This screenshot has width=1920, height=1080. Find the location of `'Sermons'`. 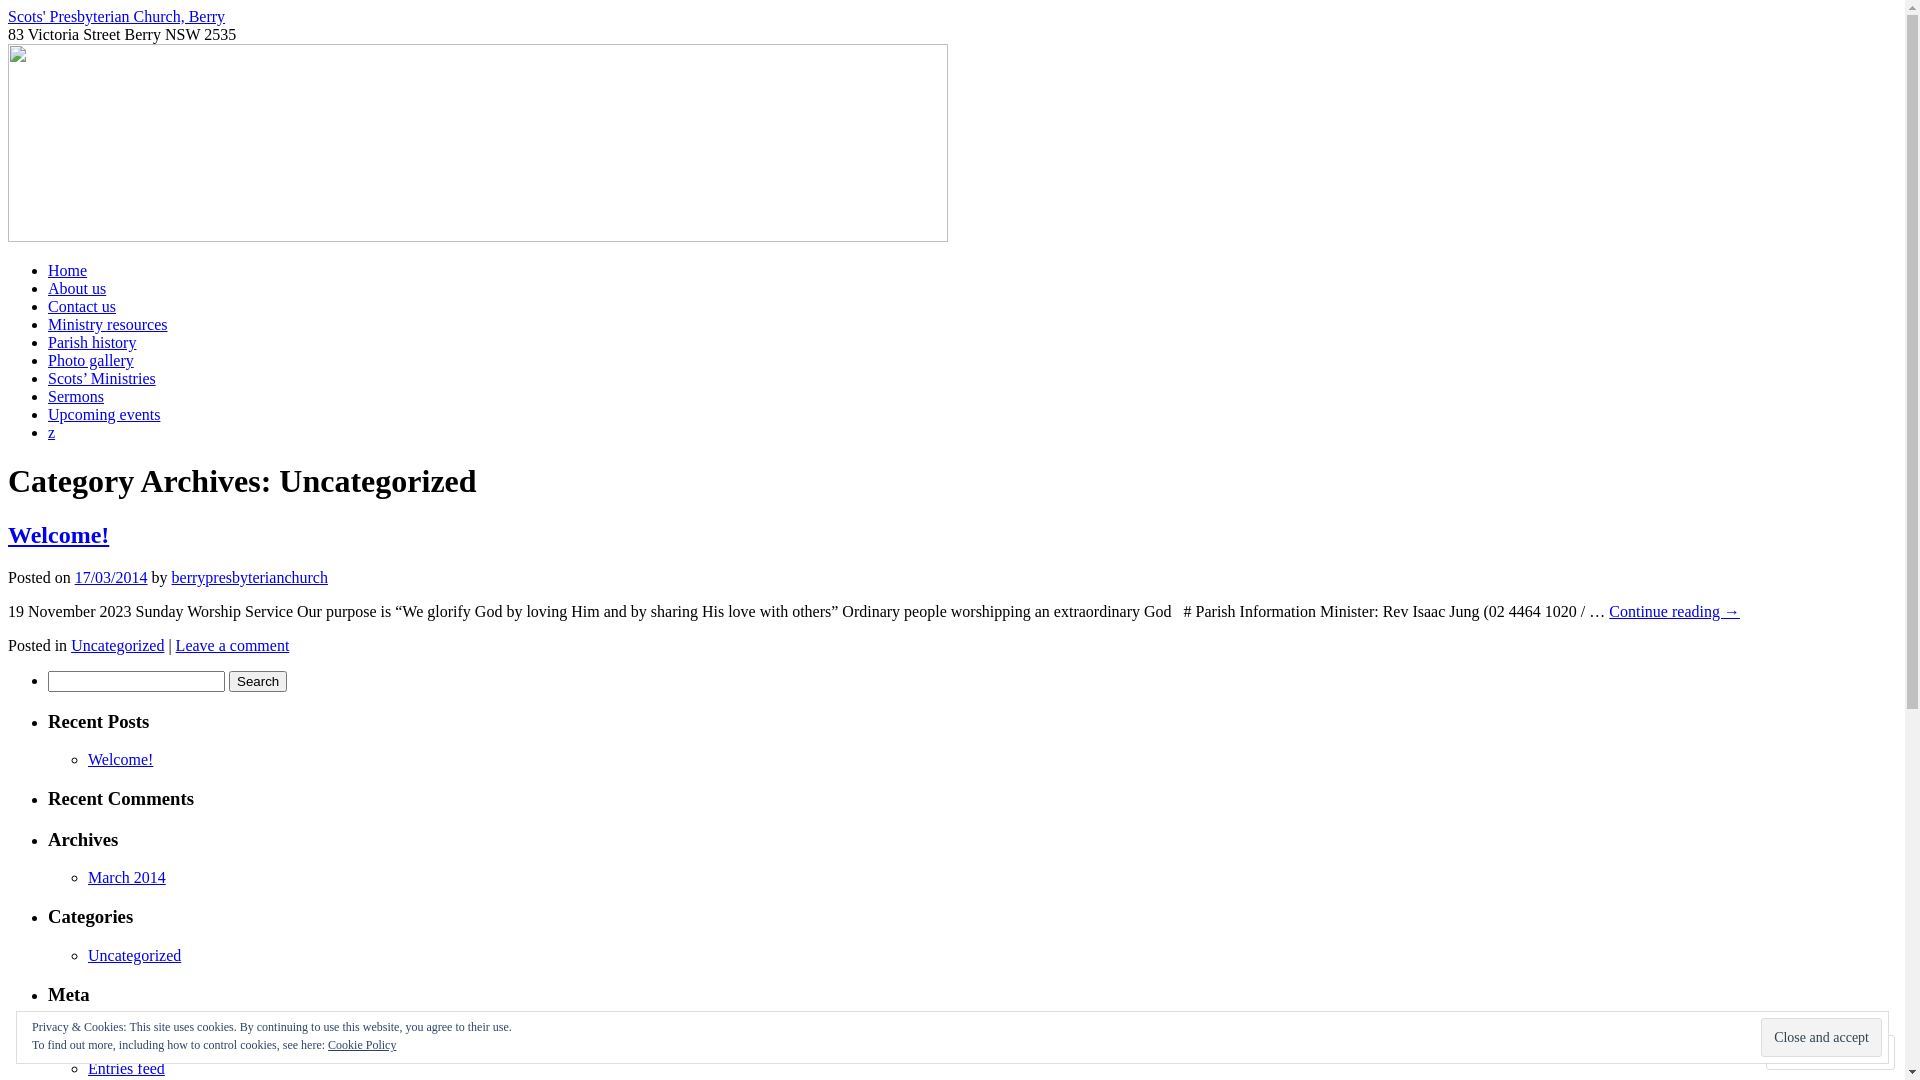

'Sermons' is located at coordinates (48, 396).